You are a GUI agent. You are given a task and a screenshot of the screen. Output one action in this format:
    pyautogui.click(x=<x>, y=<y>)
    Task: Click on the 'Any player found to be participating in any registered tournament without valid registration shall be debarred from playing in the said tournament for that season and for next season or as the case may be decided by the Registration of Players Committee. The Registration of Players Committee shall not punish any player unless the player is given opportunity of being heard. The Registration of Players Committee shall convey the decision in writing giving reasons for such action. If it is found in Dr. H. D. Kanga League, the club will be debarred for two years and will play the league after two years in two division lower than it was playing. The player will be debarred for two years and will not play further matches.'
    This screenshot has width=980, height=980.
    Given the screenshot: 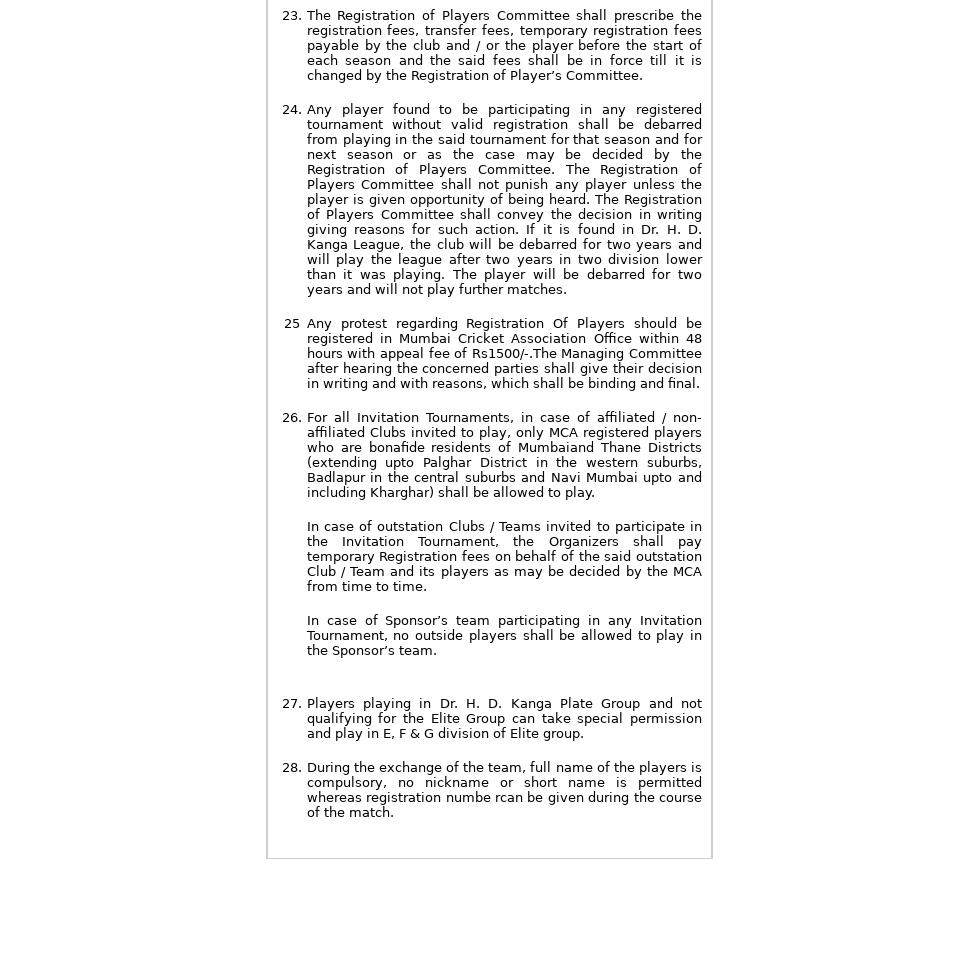 What is the action you would take?
    pyautogui.click(x=503, y=199)
    